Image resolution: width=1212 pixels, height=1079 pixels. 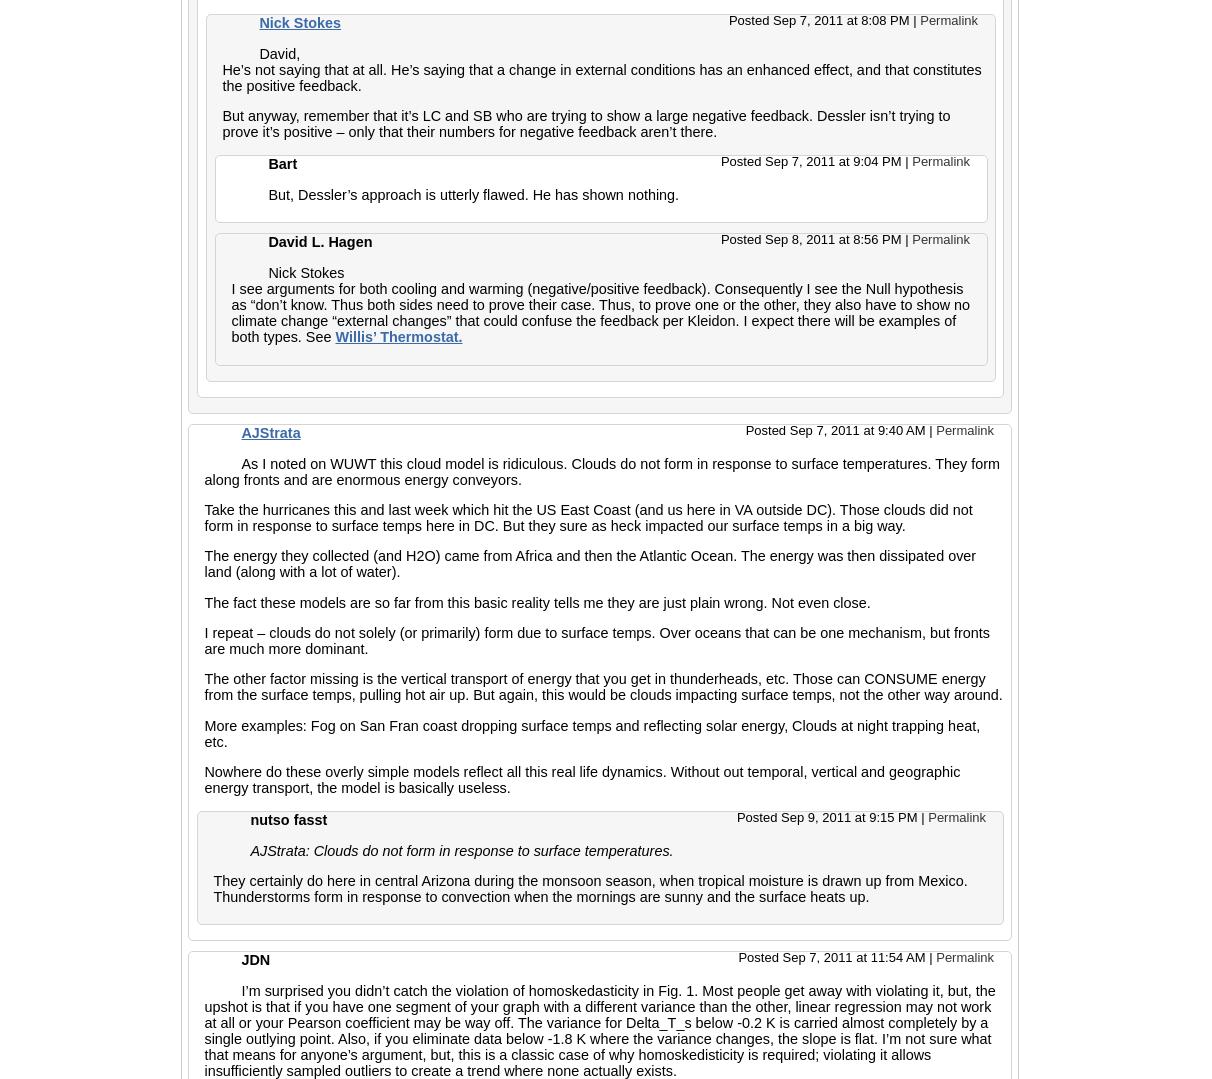 What do you see at coordinates (202, 562) in the screenshot?
I see `'The energy they collected (and H2O) came from Africa and then the Atlantic Ocean. The energy was then dissipated over land (along with a lot of water).'` at bounding box center [202, 562].